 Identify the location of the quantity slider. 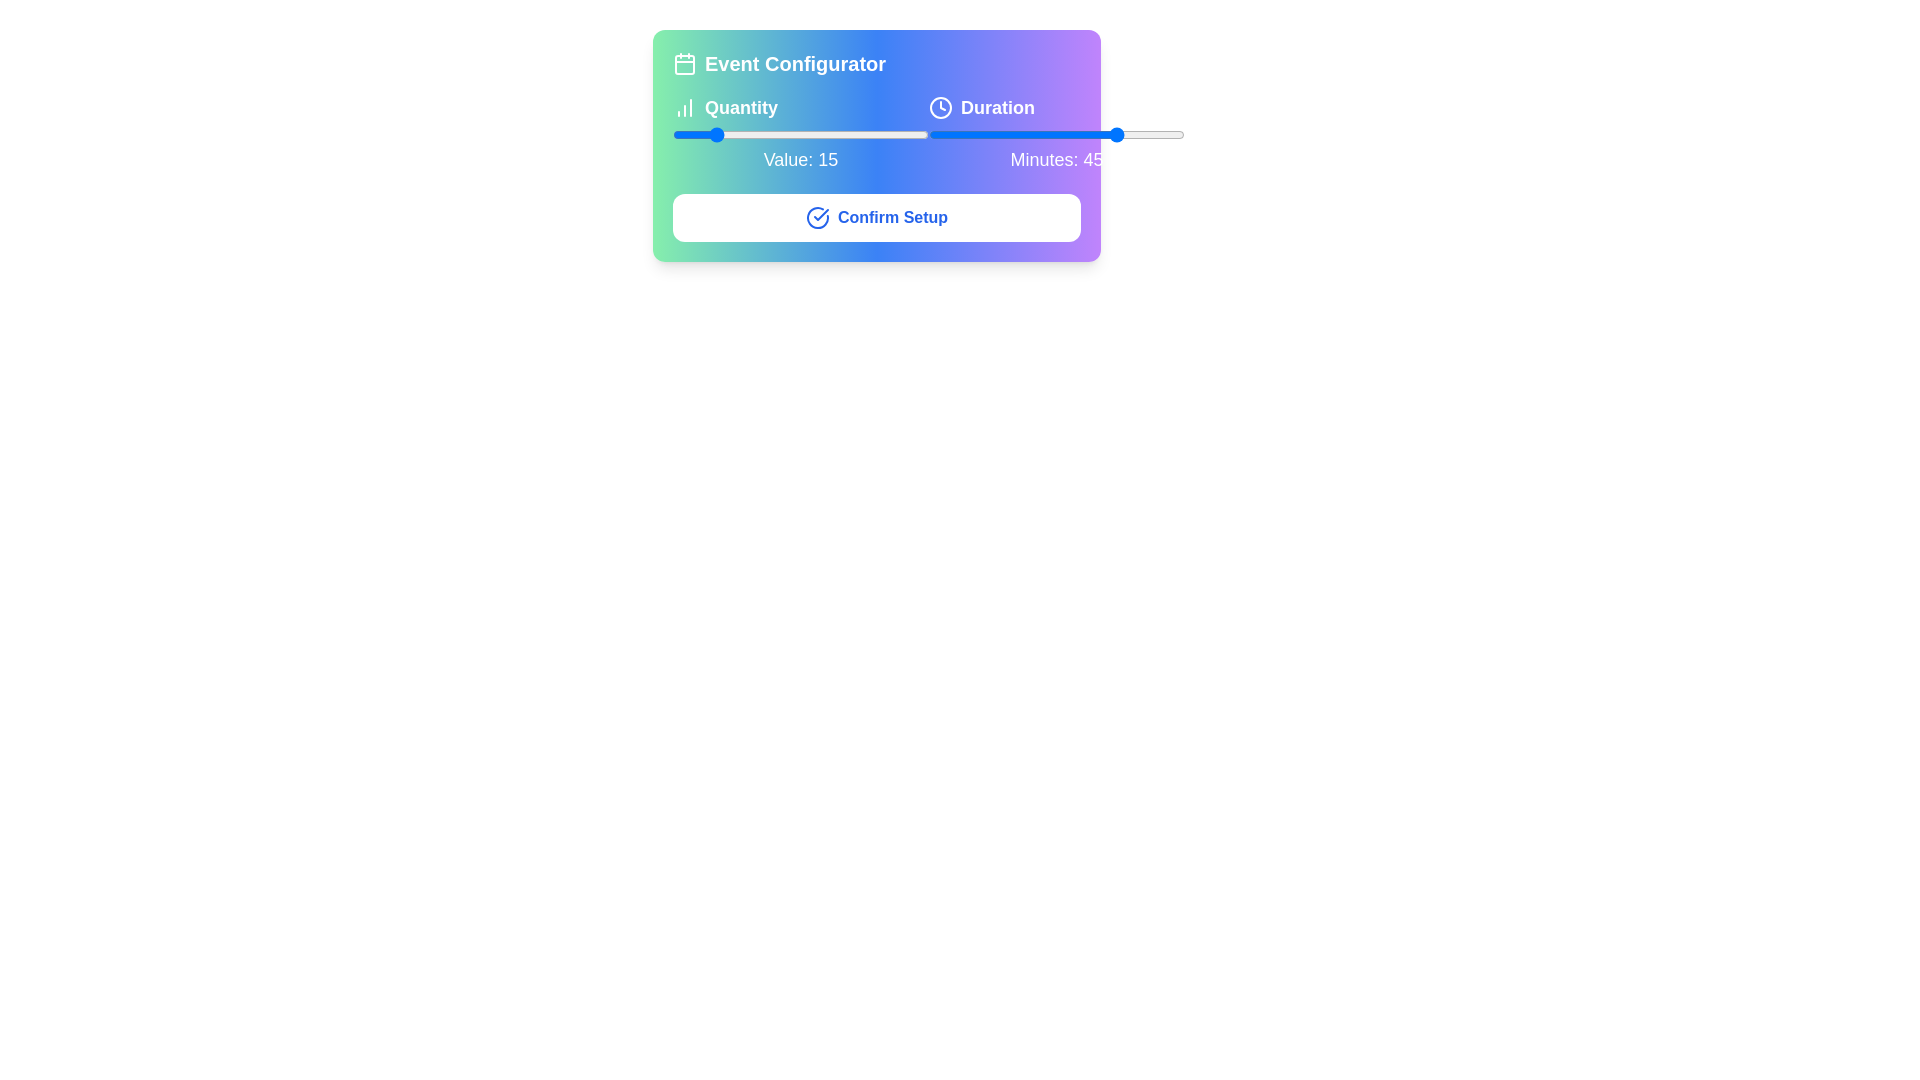
(736, 135).